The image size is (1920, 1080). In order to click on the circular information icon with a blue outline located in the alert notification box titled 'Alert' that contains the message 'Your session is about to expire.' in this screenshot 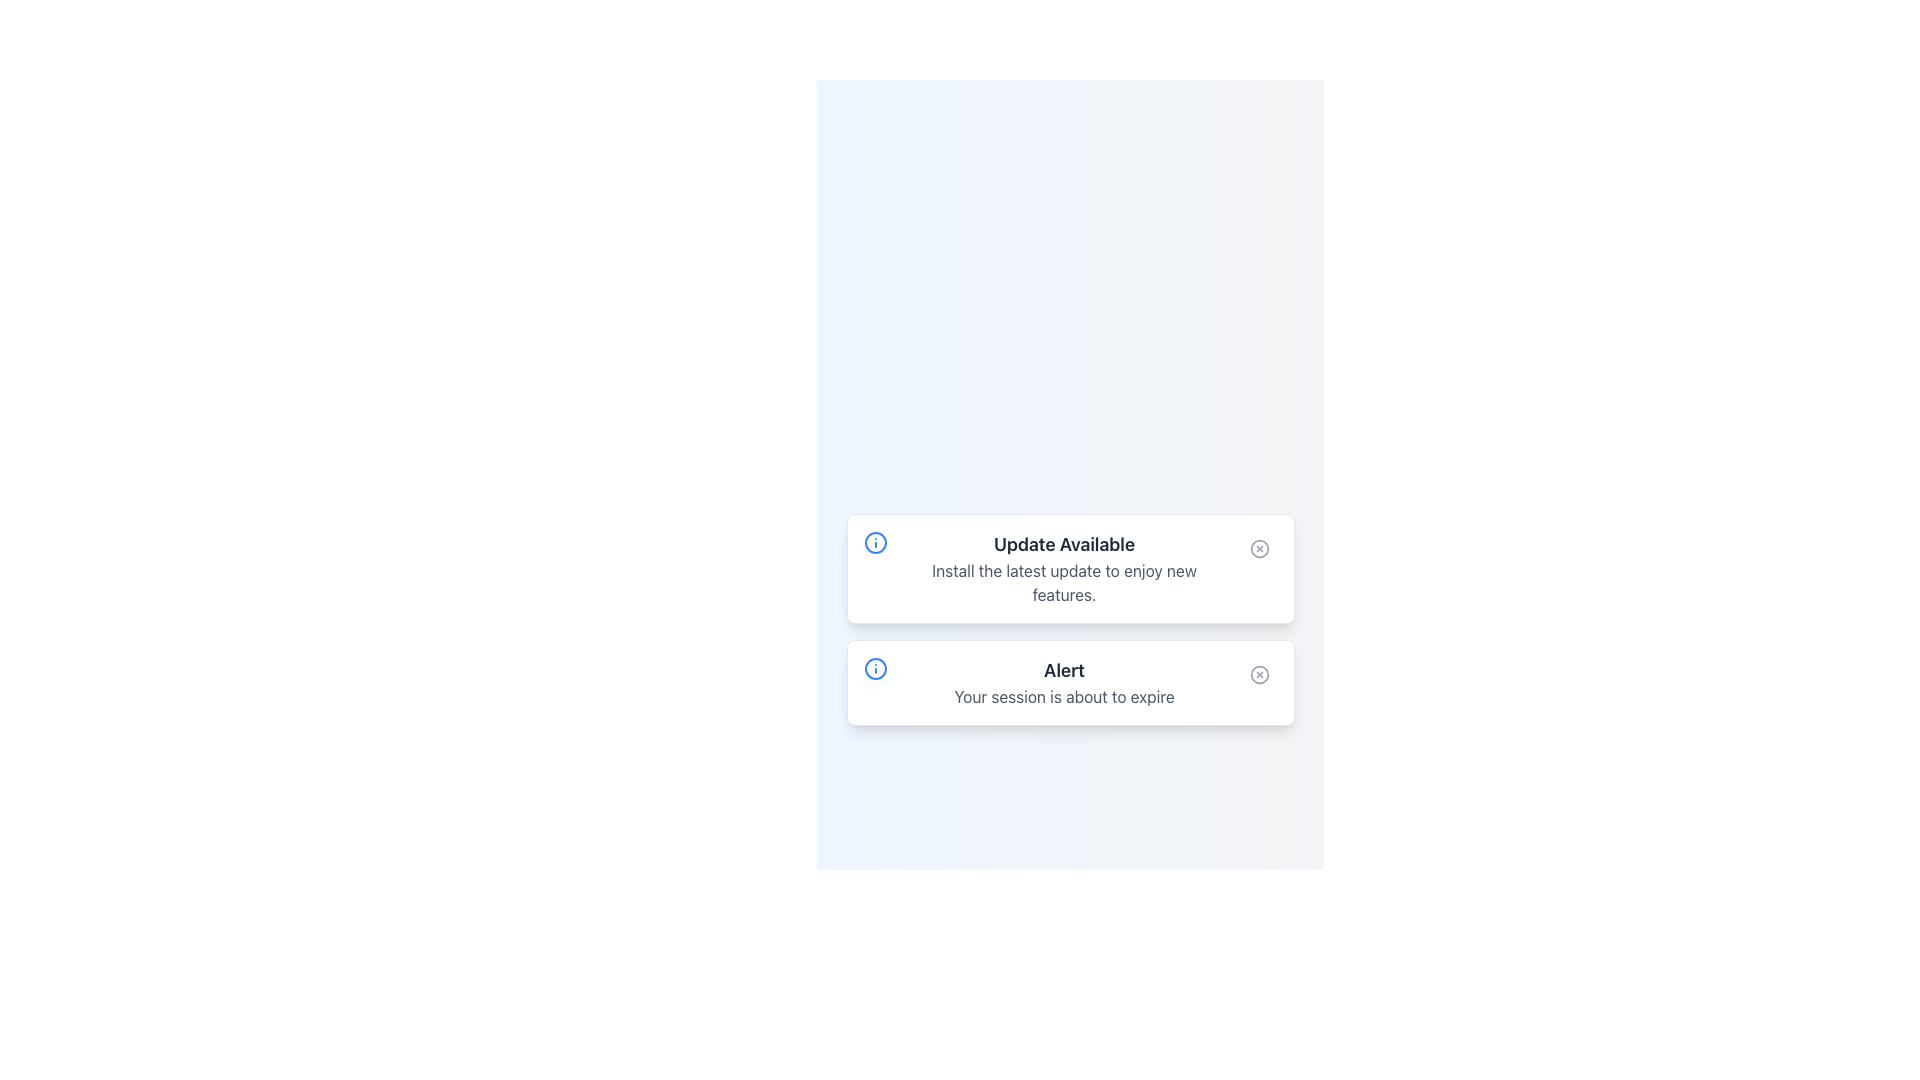, I will do `click(875, 668)`.